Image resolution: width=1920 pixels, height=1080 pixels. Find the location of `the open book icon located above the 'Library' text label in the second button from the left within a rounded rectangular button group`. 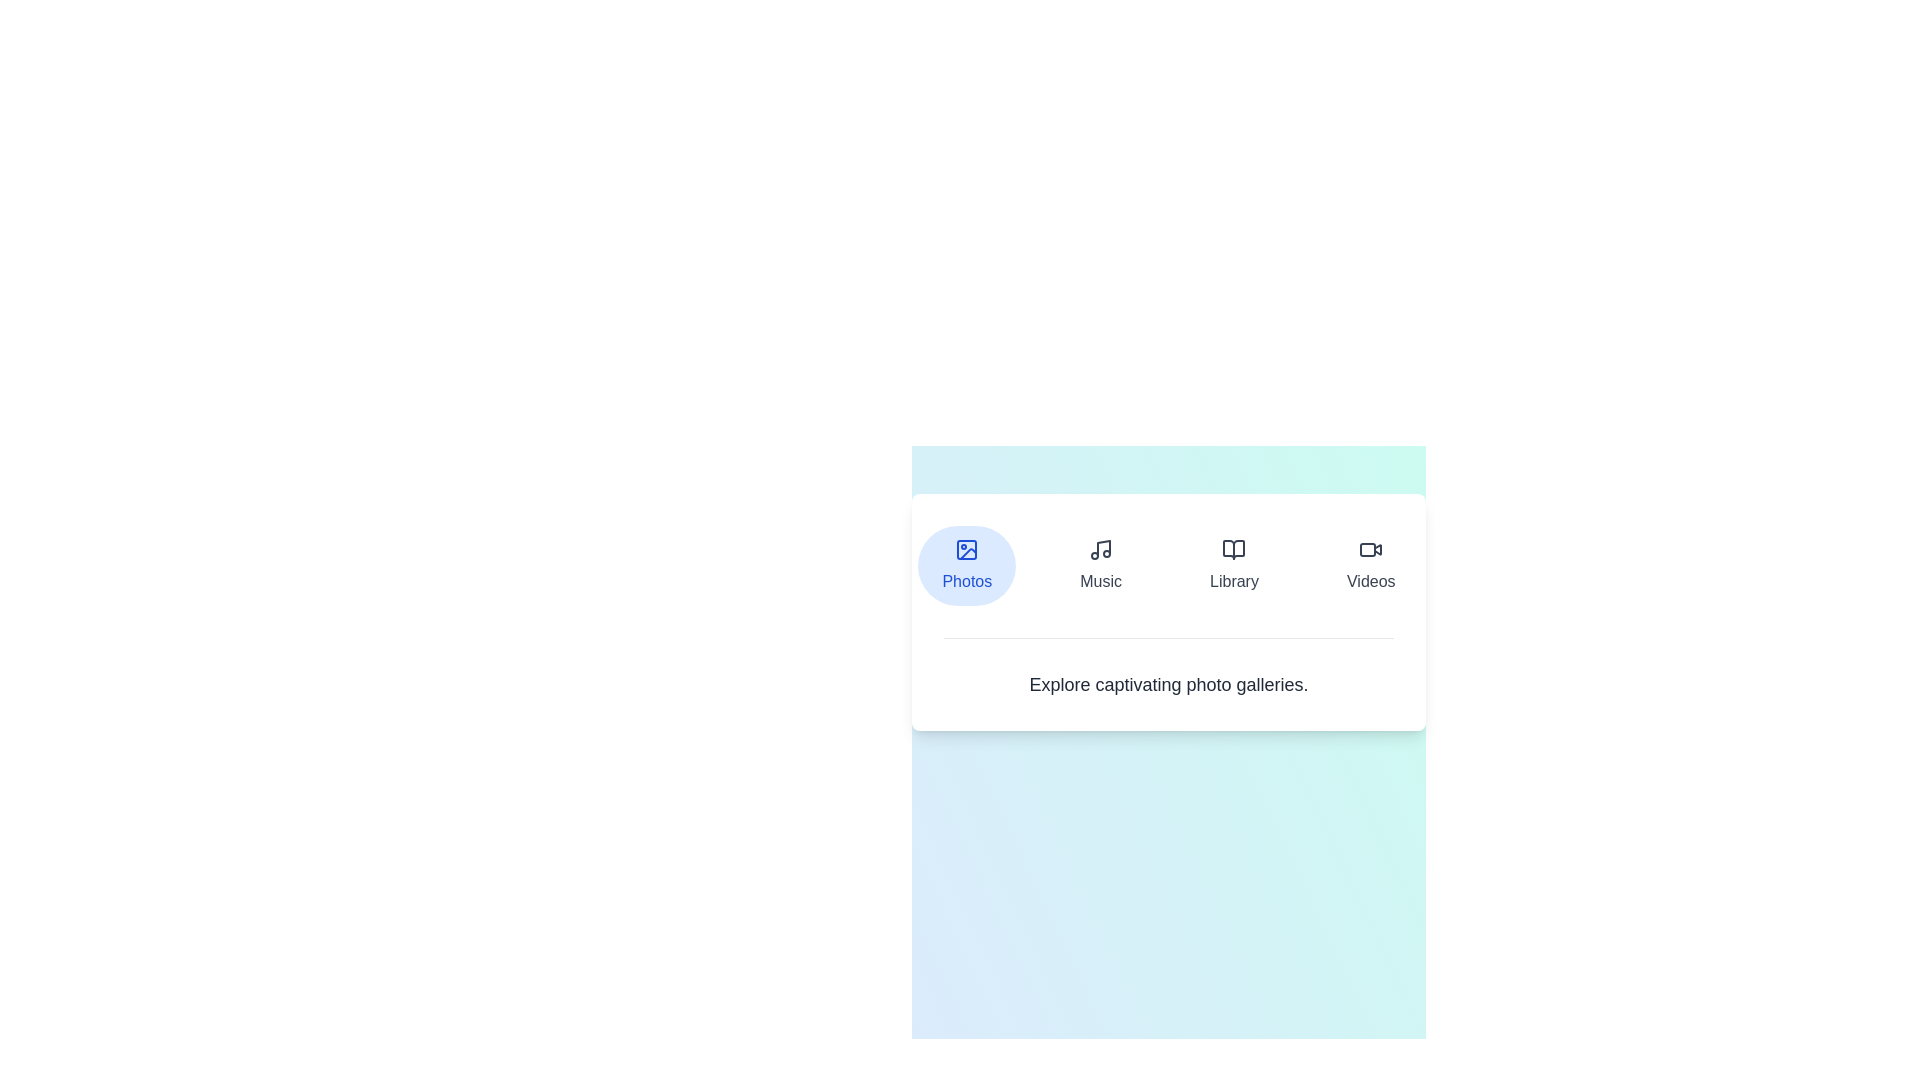

the open book icon located above the 'Library' text label in the second button from the left within a rounded rectangular button group is located at coordinates (1233, 550).